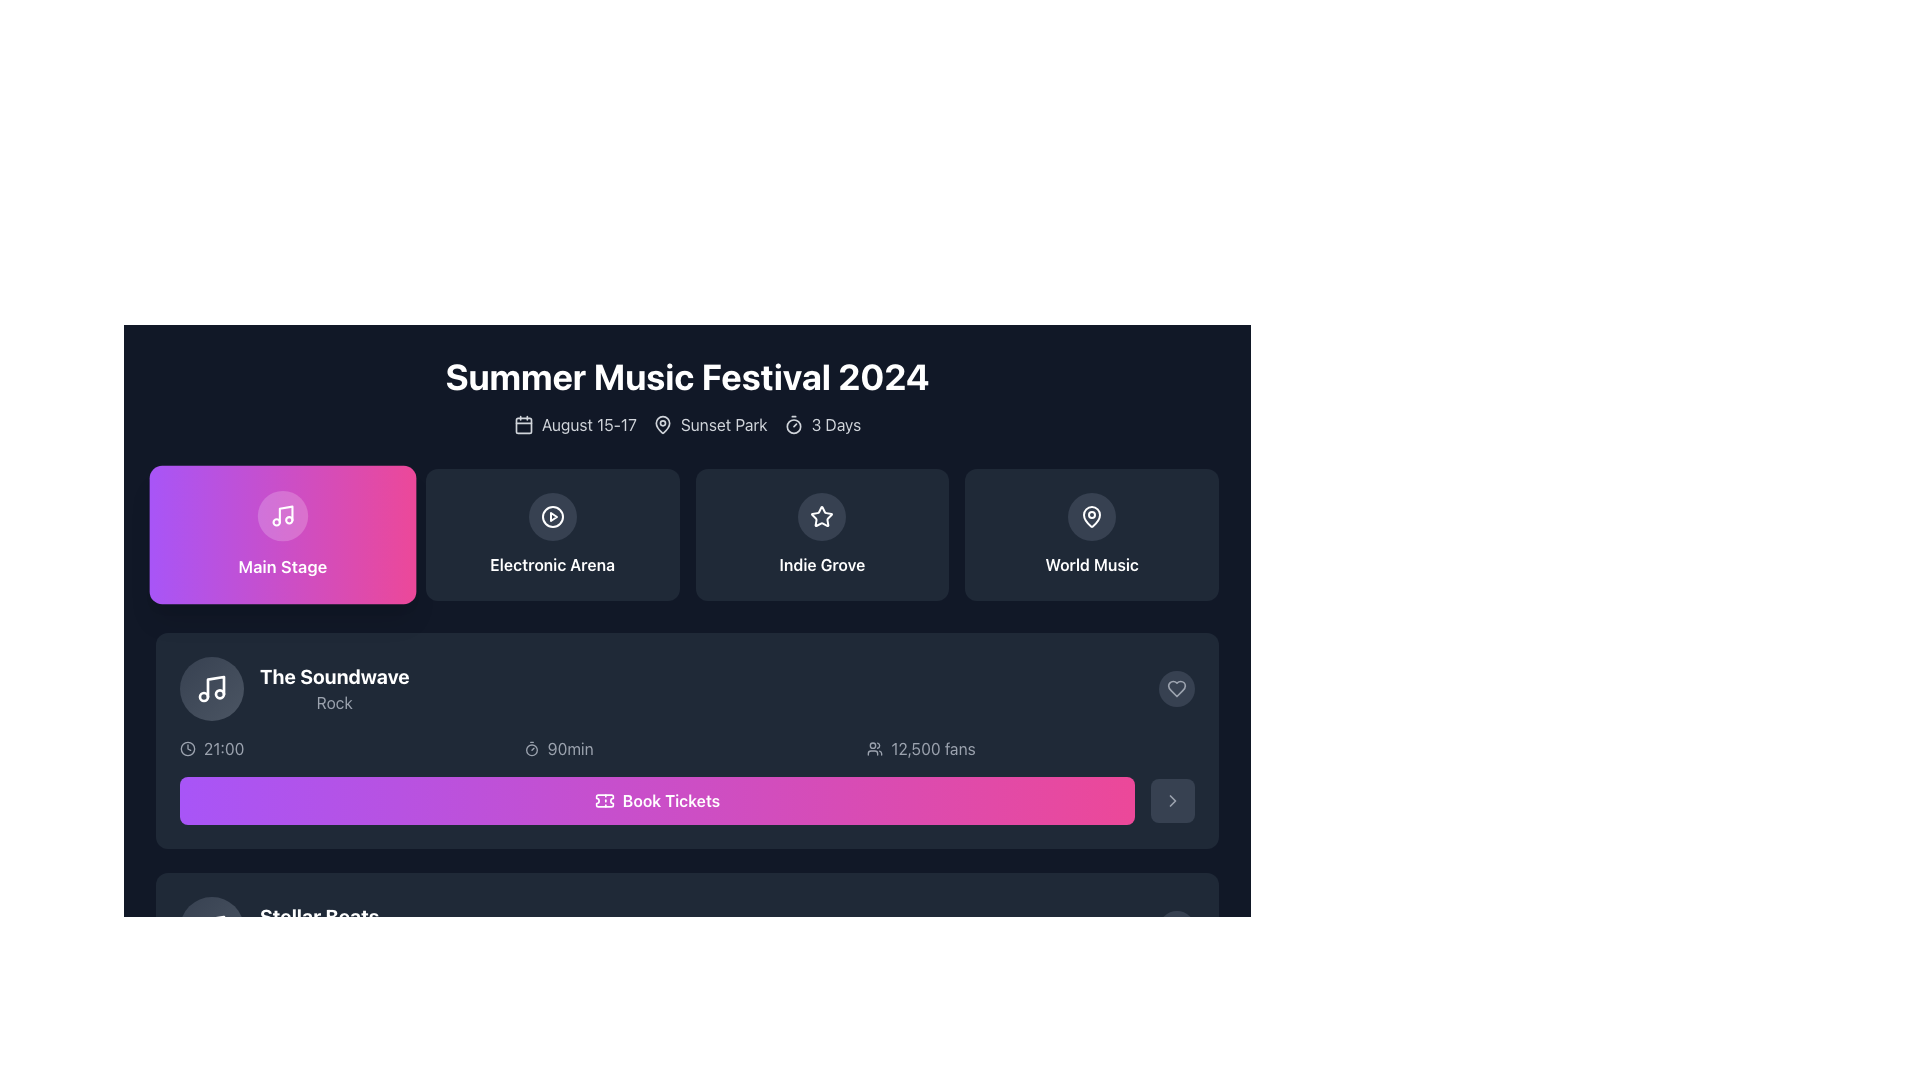 This screenshot has height=1080, width=1920. What do you see at coordinates (1172, 800) in the screenshot?
I see `the chevron icon located on the right side of the section titled 'The Soundwave'` at bounding box center [1172, 800].